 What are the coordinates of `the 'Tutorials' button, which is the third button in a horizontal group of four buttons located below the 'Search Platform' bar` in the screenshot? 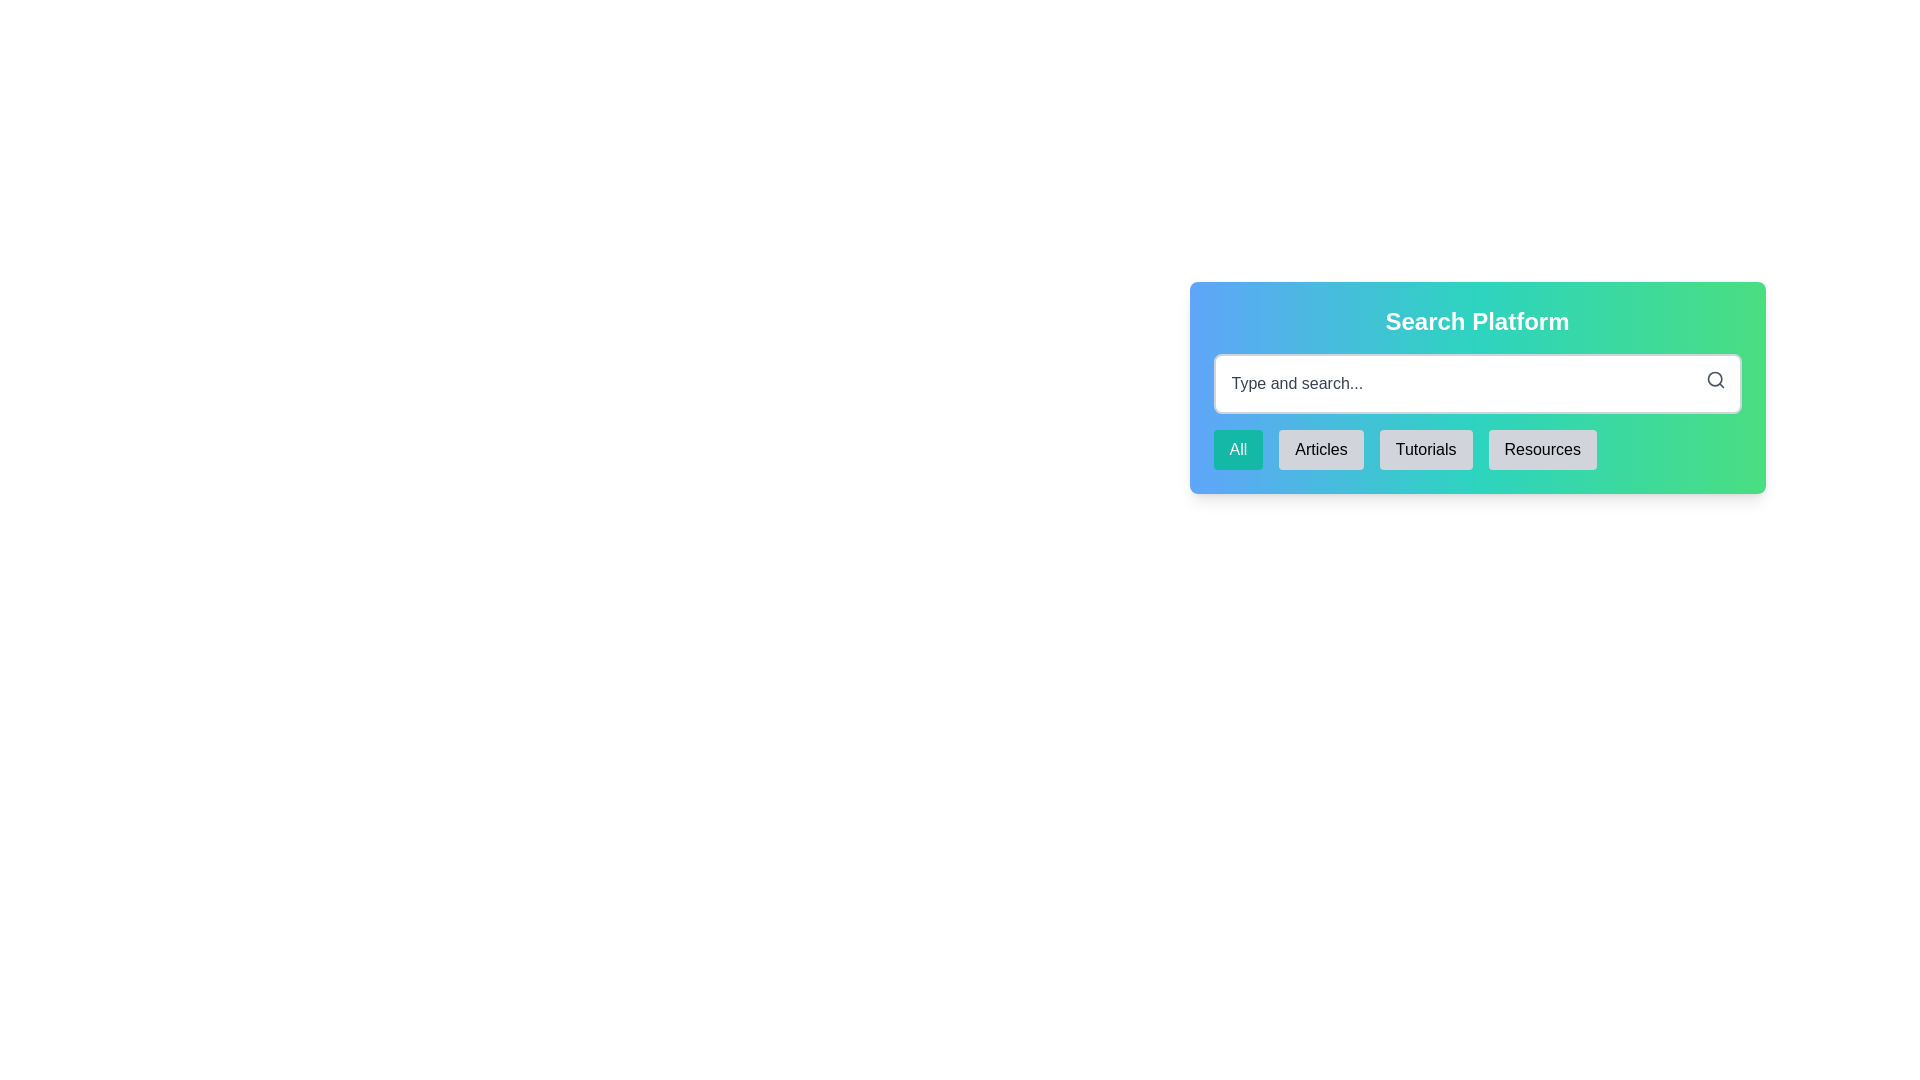 It's located at (1425, 450).